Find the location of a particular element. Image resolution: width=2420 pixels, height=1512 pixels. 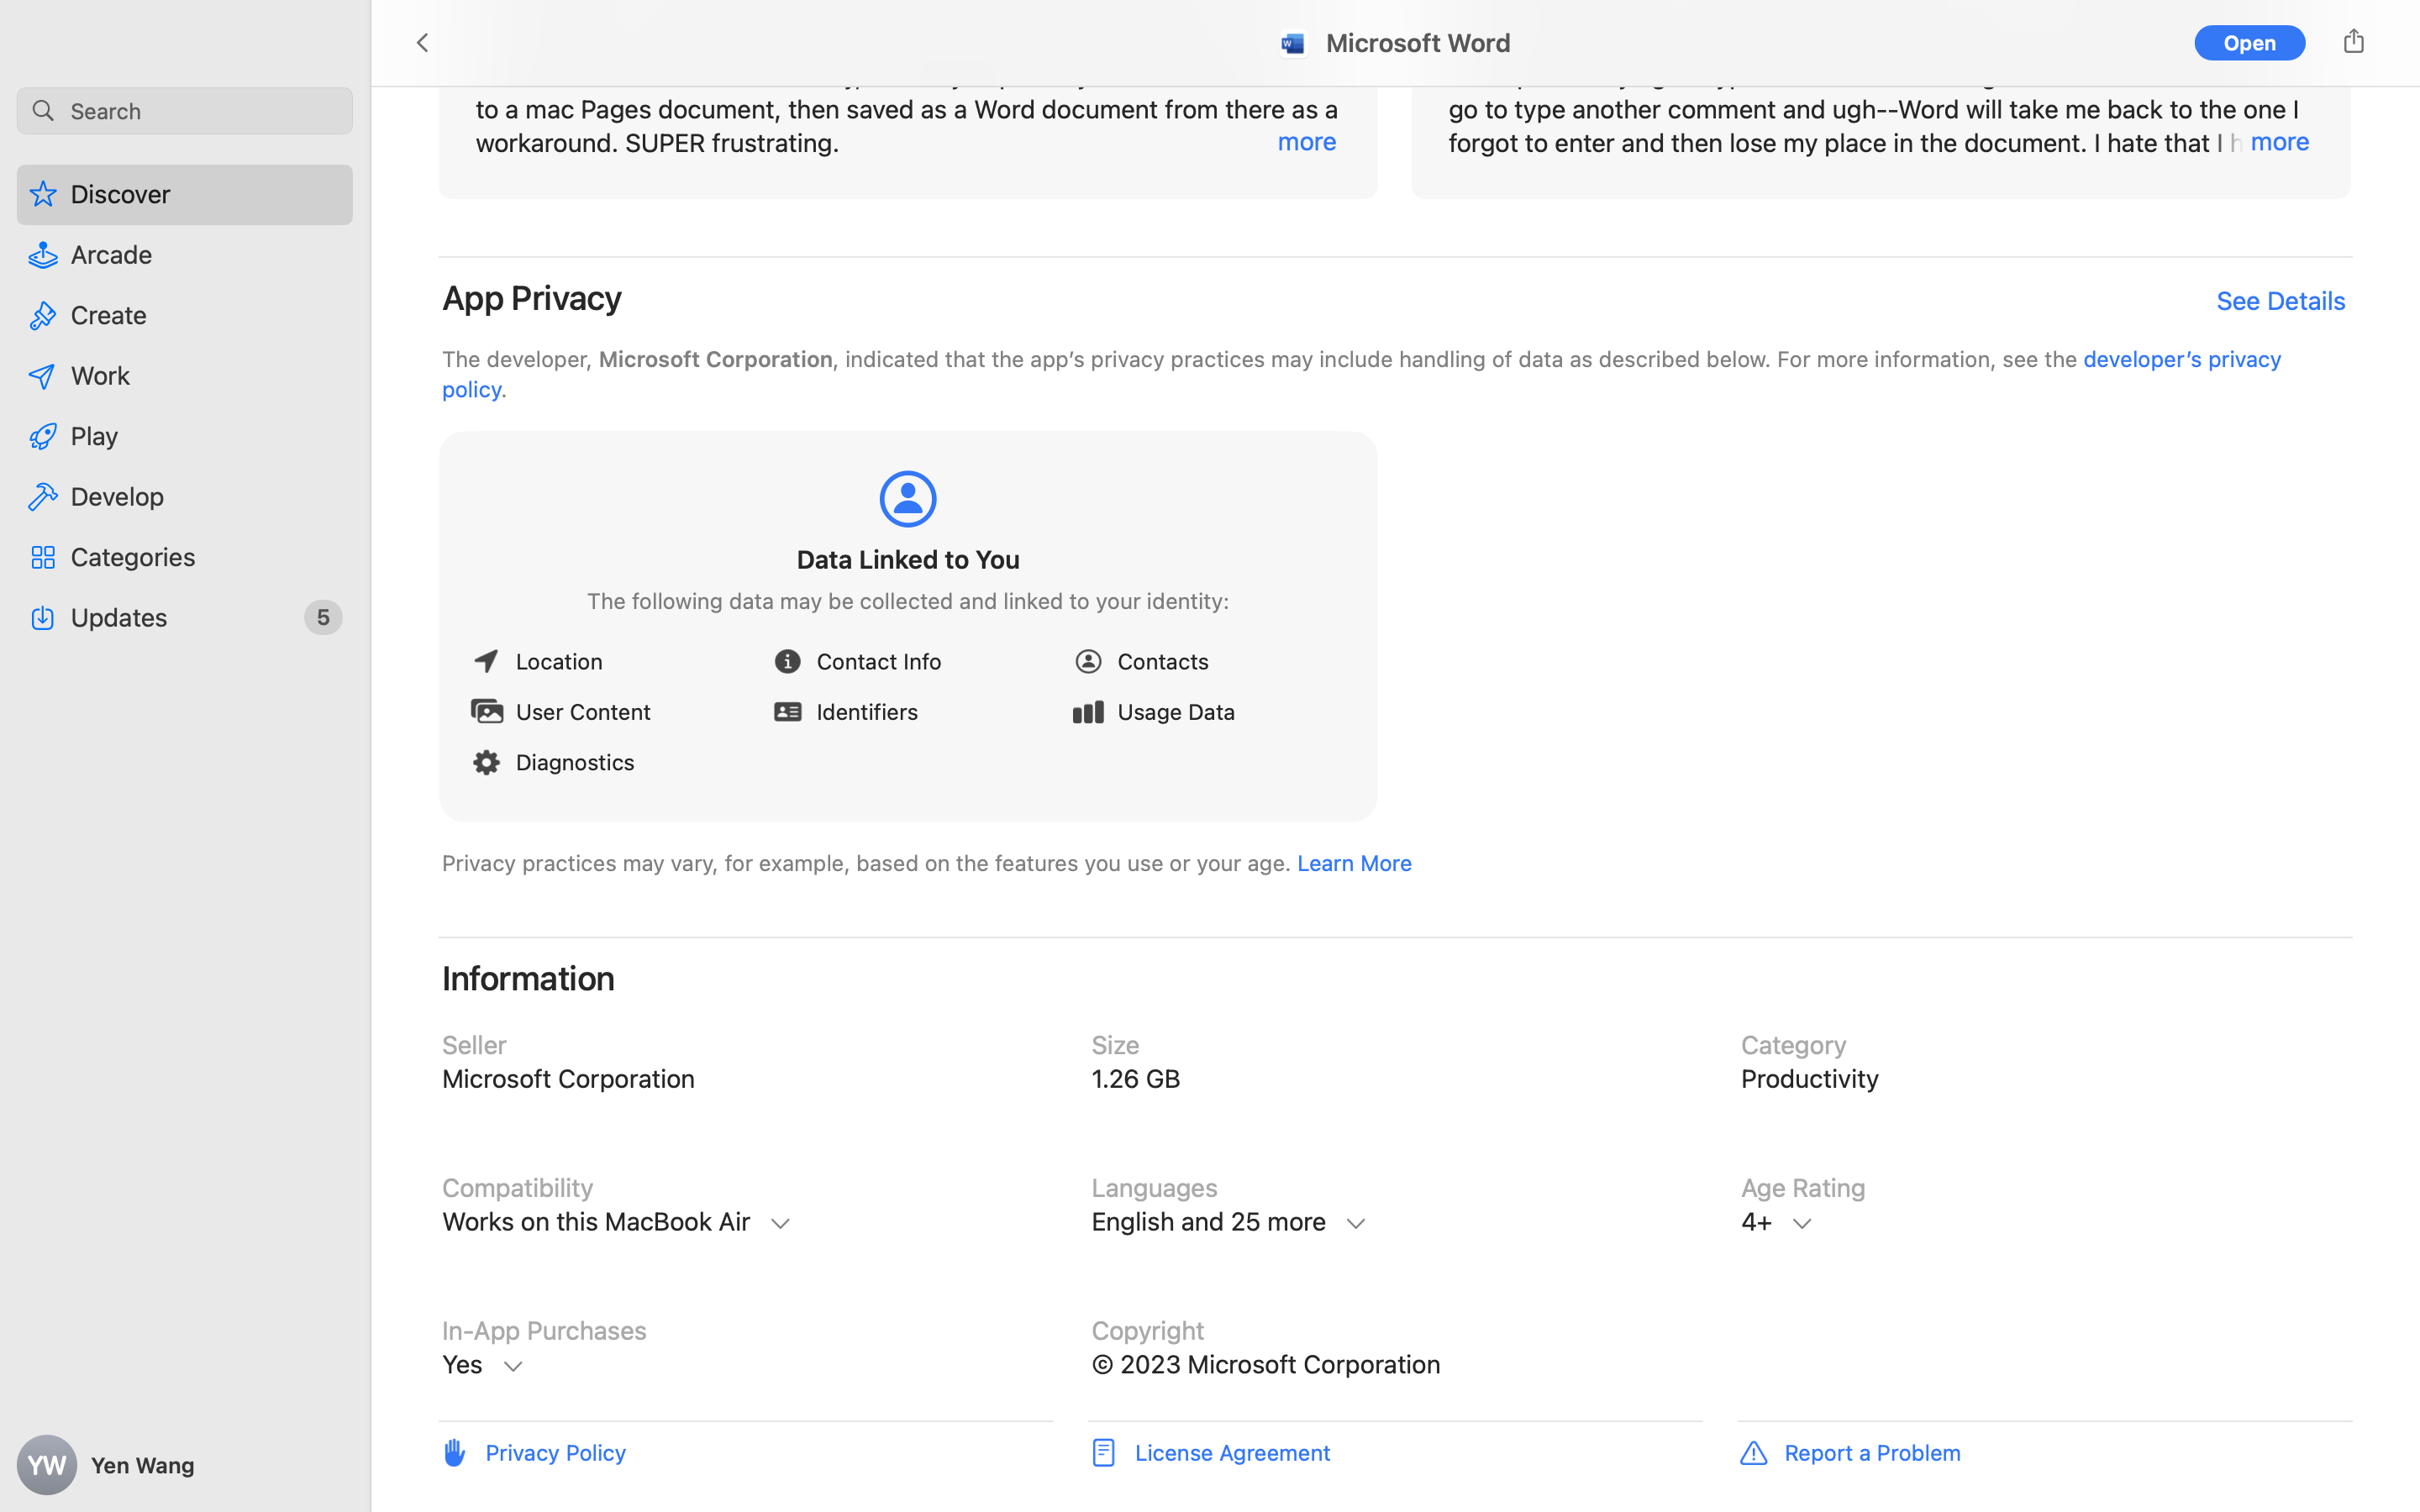

'Seller, Microsoft Corporation' is located at coordinates (744, 1079).